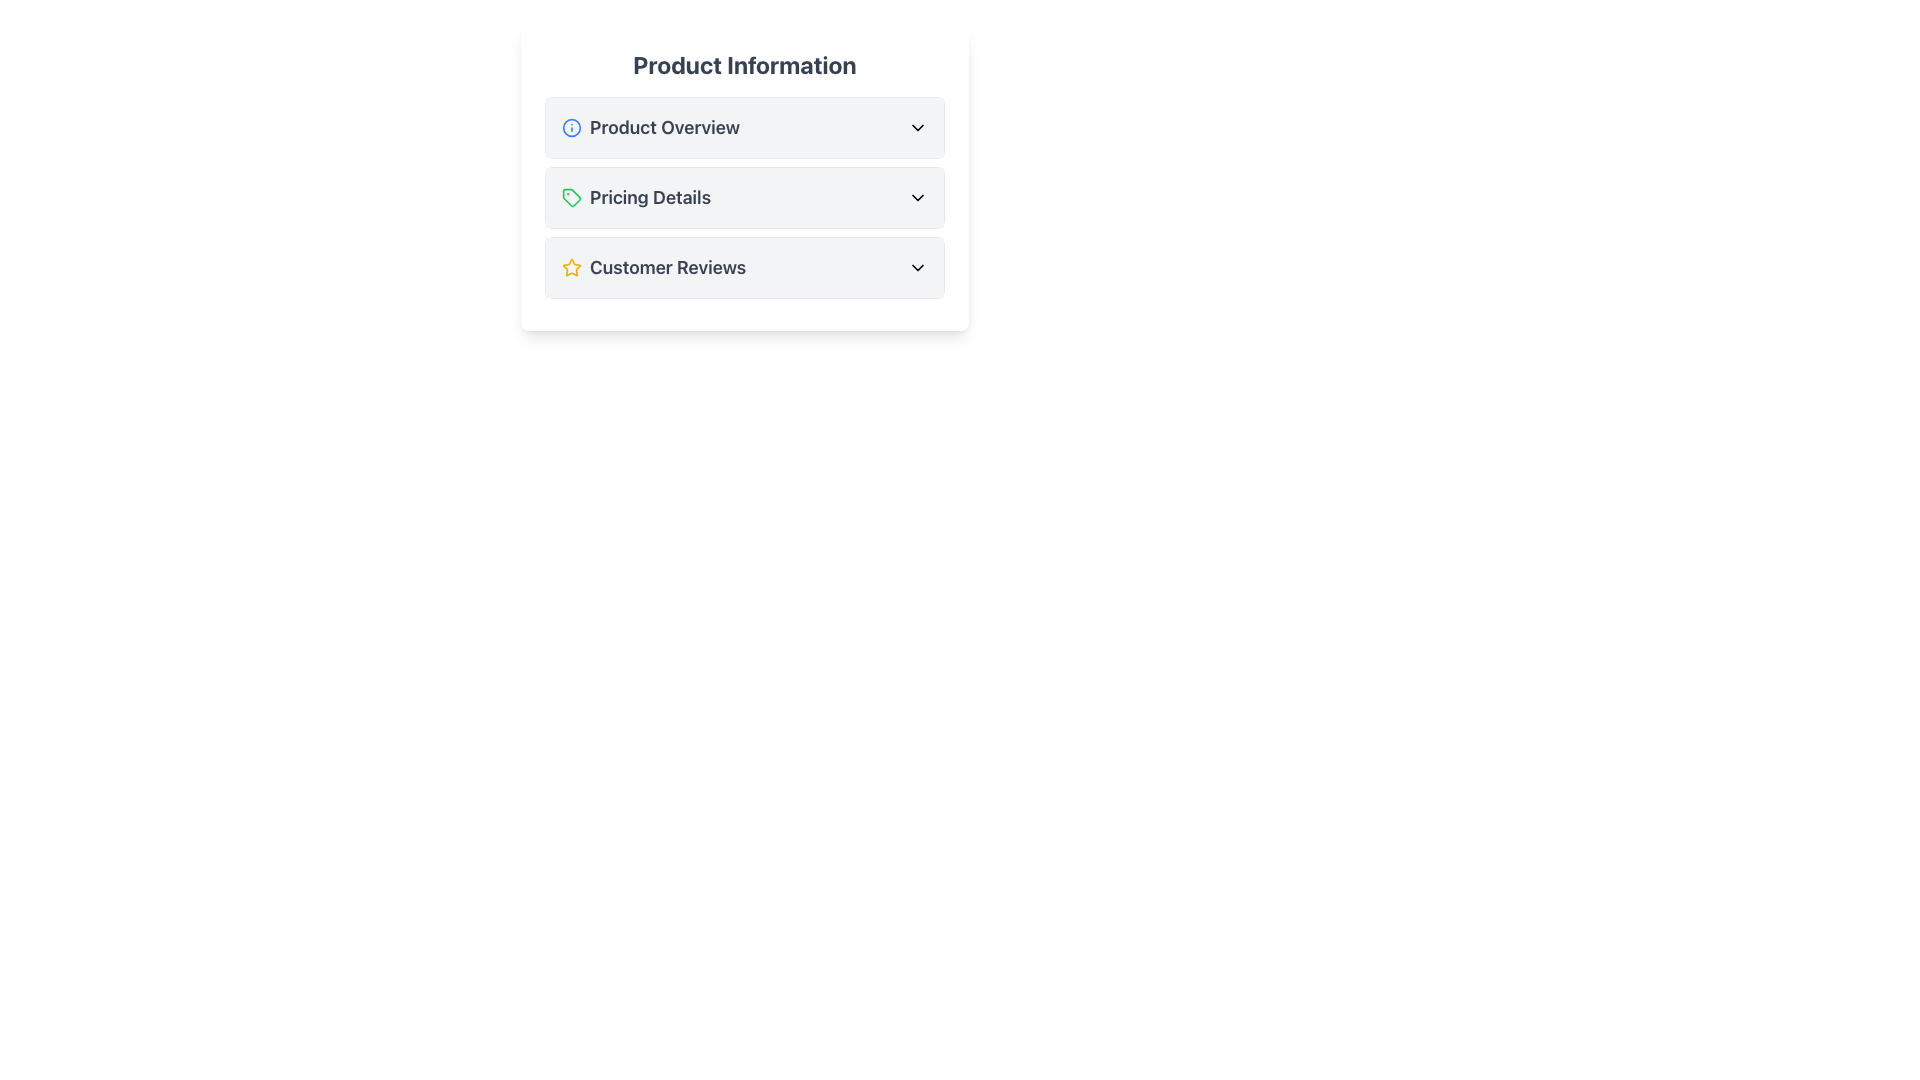 The image size is (1920, 1080). I want to click on the star icon representing the rating or review feature next to 'Customer Reviews' in the collapsible section header, so click(570, 266).